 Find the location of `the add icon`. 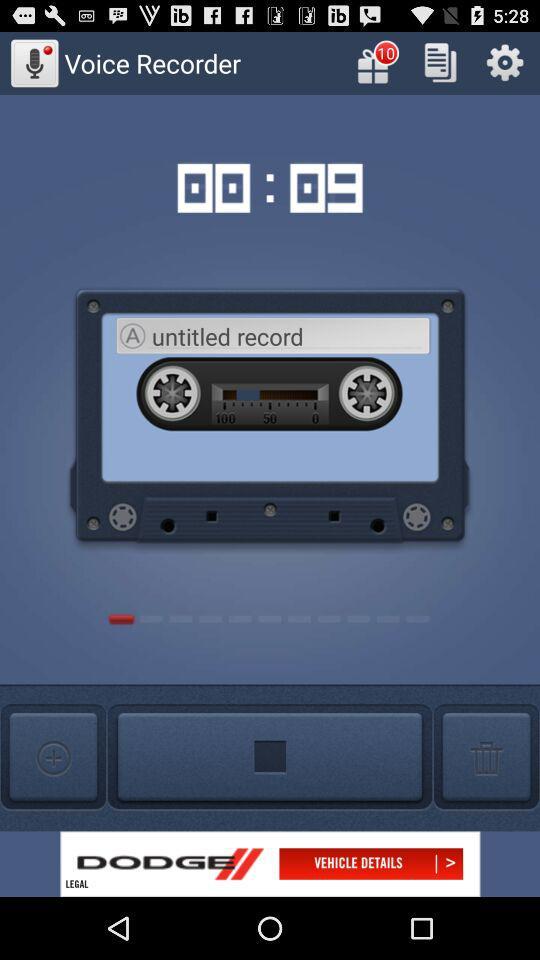

the add icon is located at coordinates (53, 810).